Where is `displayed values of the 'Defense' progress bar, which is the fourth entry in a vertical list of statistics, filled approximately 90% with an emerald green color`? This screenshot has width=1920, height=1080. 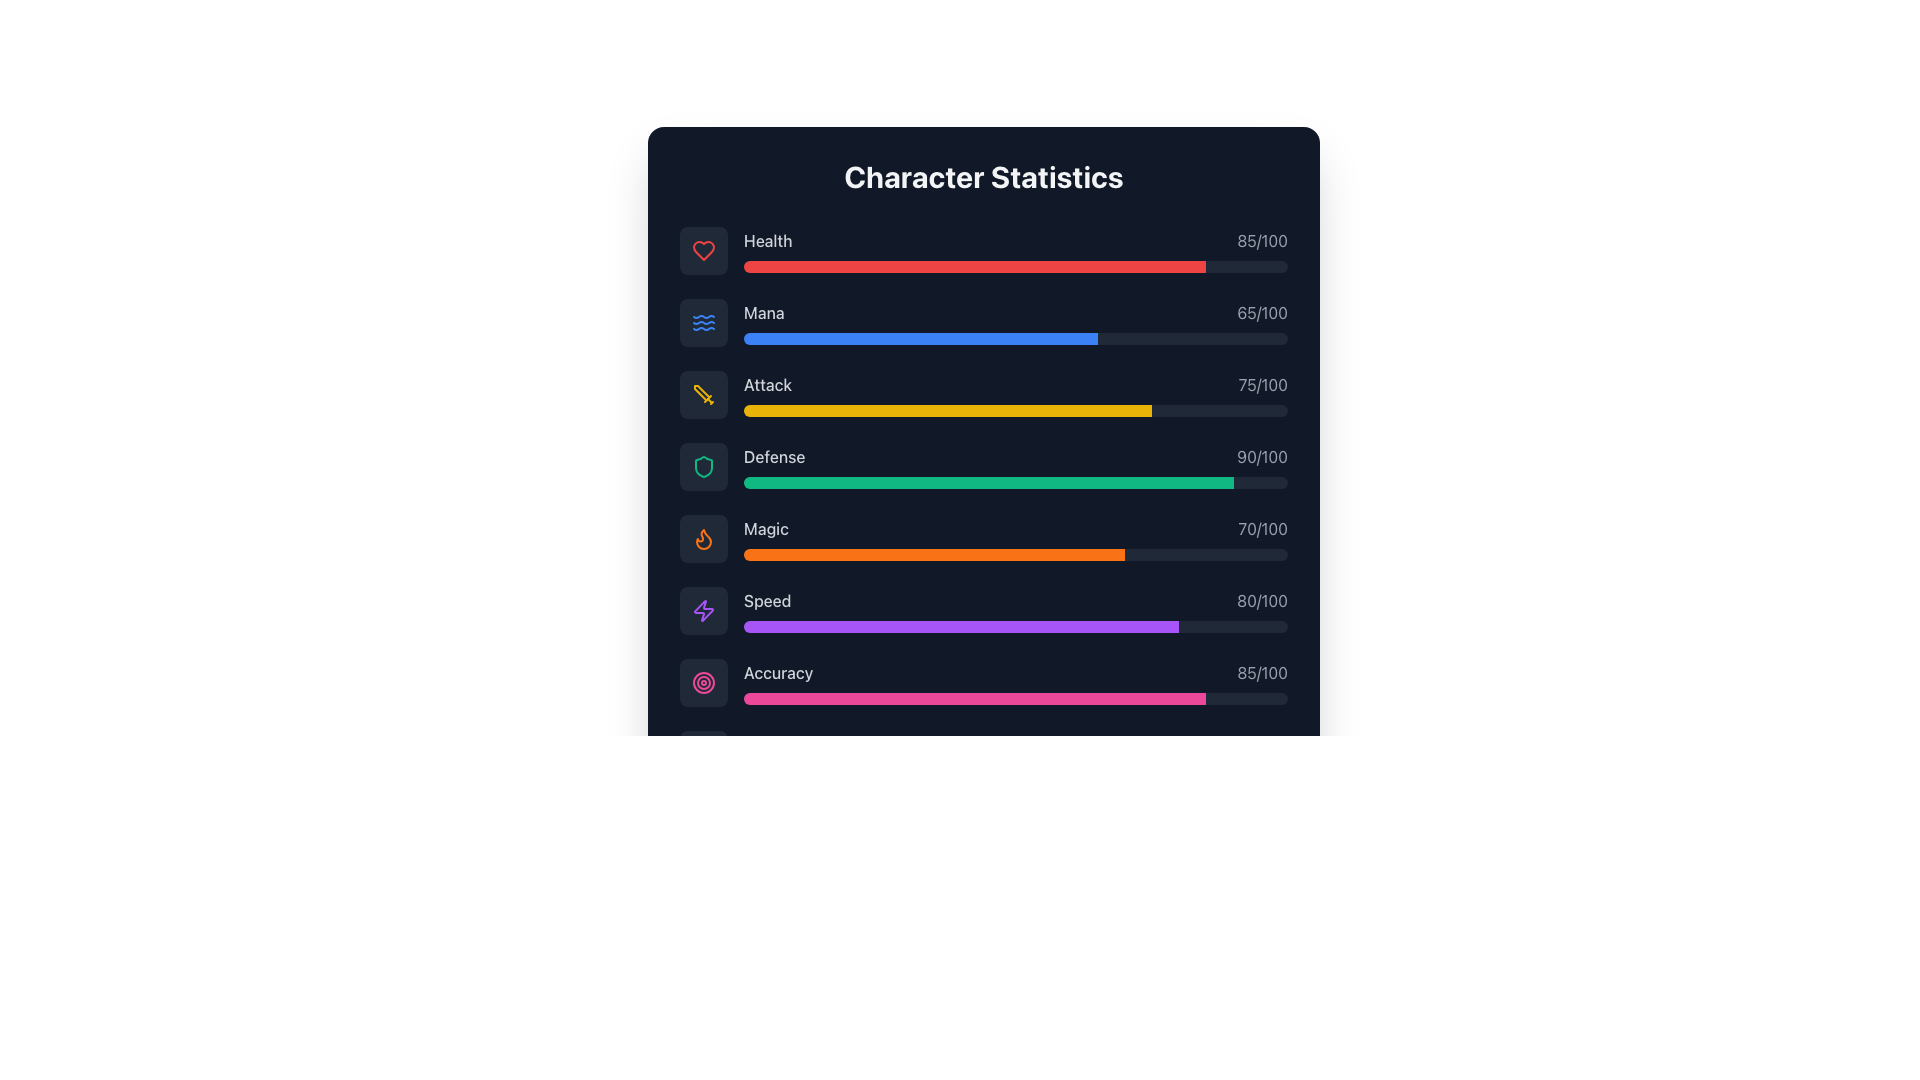
displayed values of the 'Defense' progress bar, which is the fourth entry in a vertical list of statistics, filled approximately 90% with an emerald green color is located at coordinates (1016, 466).